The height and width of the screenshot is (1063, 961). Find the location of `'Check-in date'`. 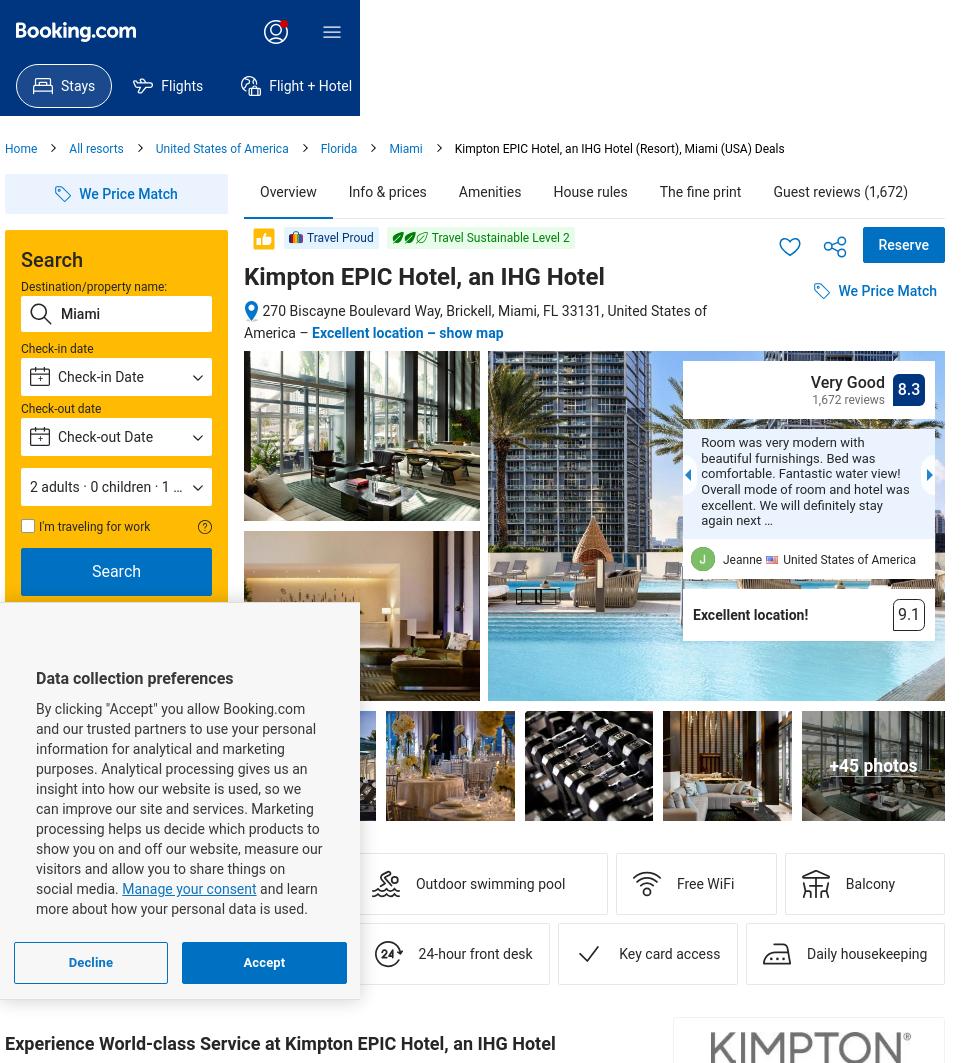

'Check-in date' is located at coordinates (56, 348).